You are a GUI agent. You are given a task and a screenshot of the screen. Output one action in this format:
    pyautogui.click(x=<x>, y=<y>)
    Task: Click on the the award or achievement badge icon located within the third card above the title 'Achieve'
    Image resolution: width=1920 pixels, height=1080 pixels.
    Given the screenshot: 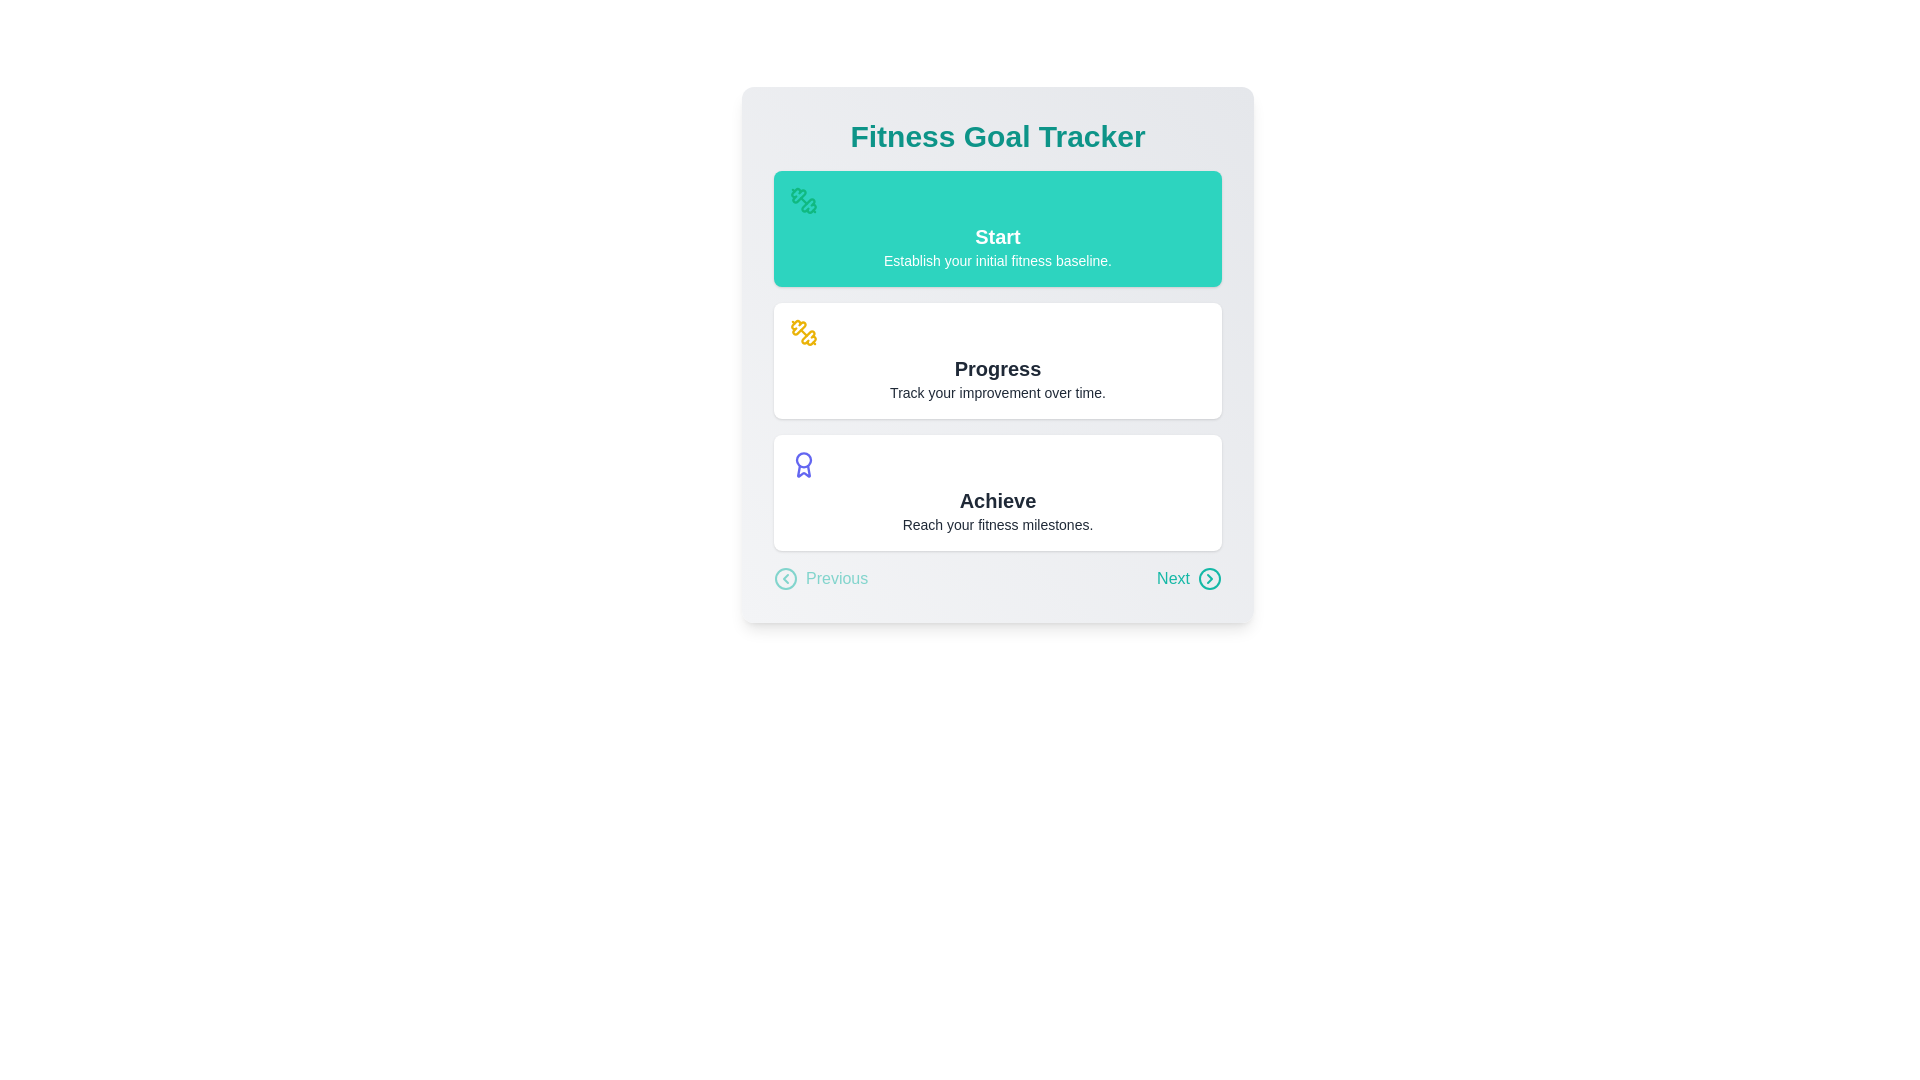 What is the action you would take?
    pyautogui.click(x=998, y=465)
    